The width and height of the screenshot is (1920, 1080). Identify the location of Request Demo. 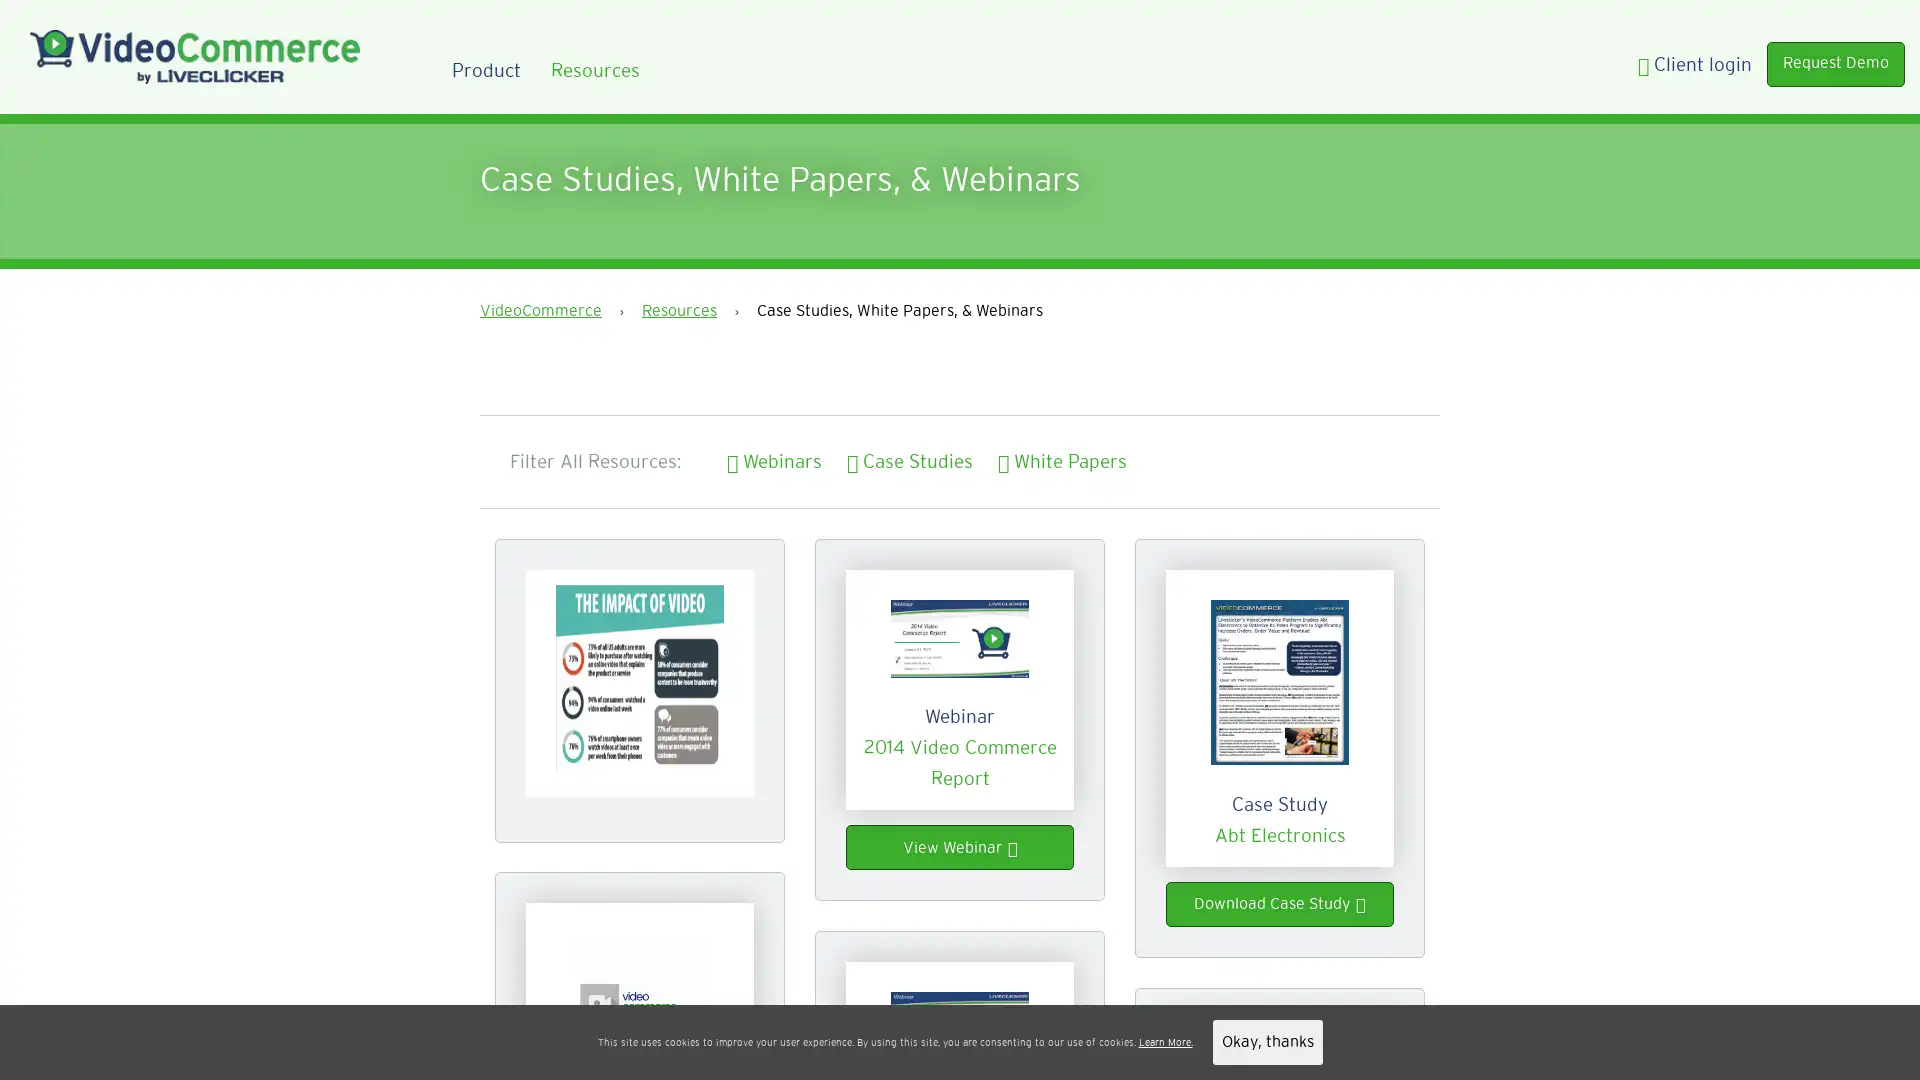
(1836, 62).